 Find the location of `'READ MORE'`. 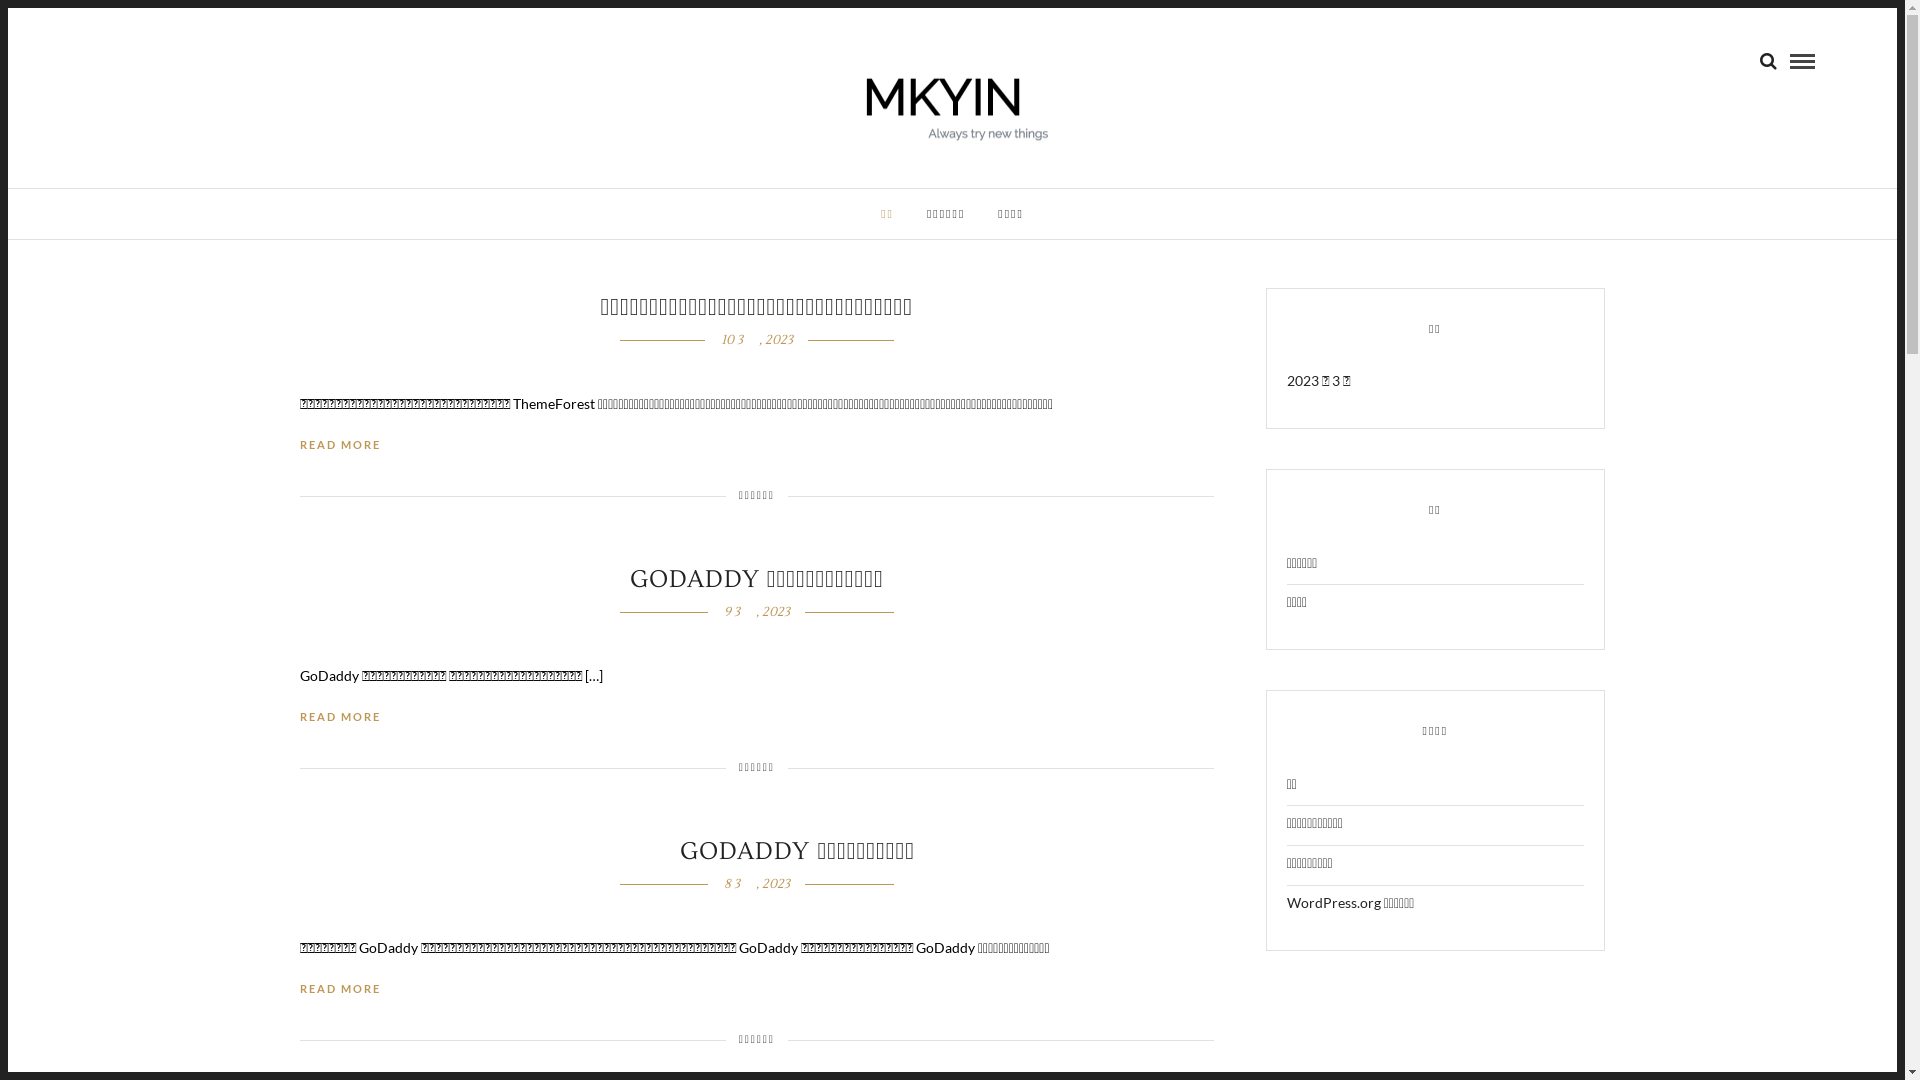

'READ MORE' is located at coordinates (340, 444).